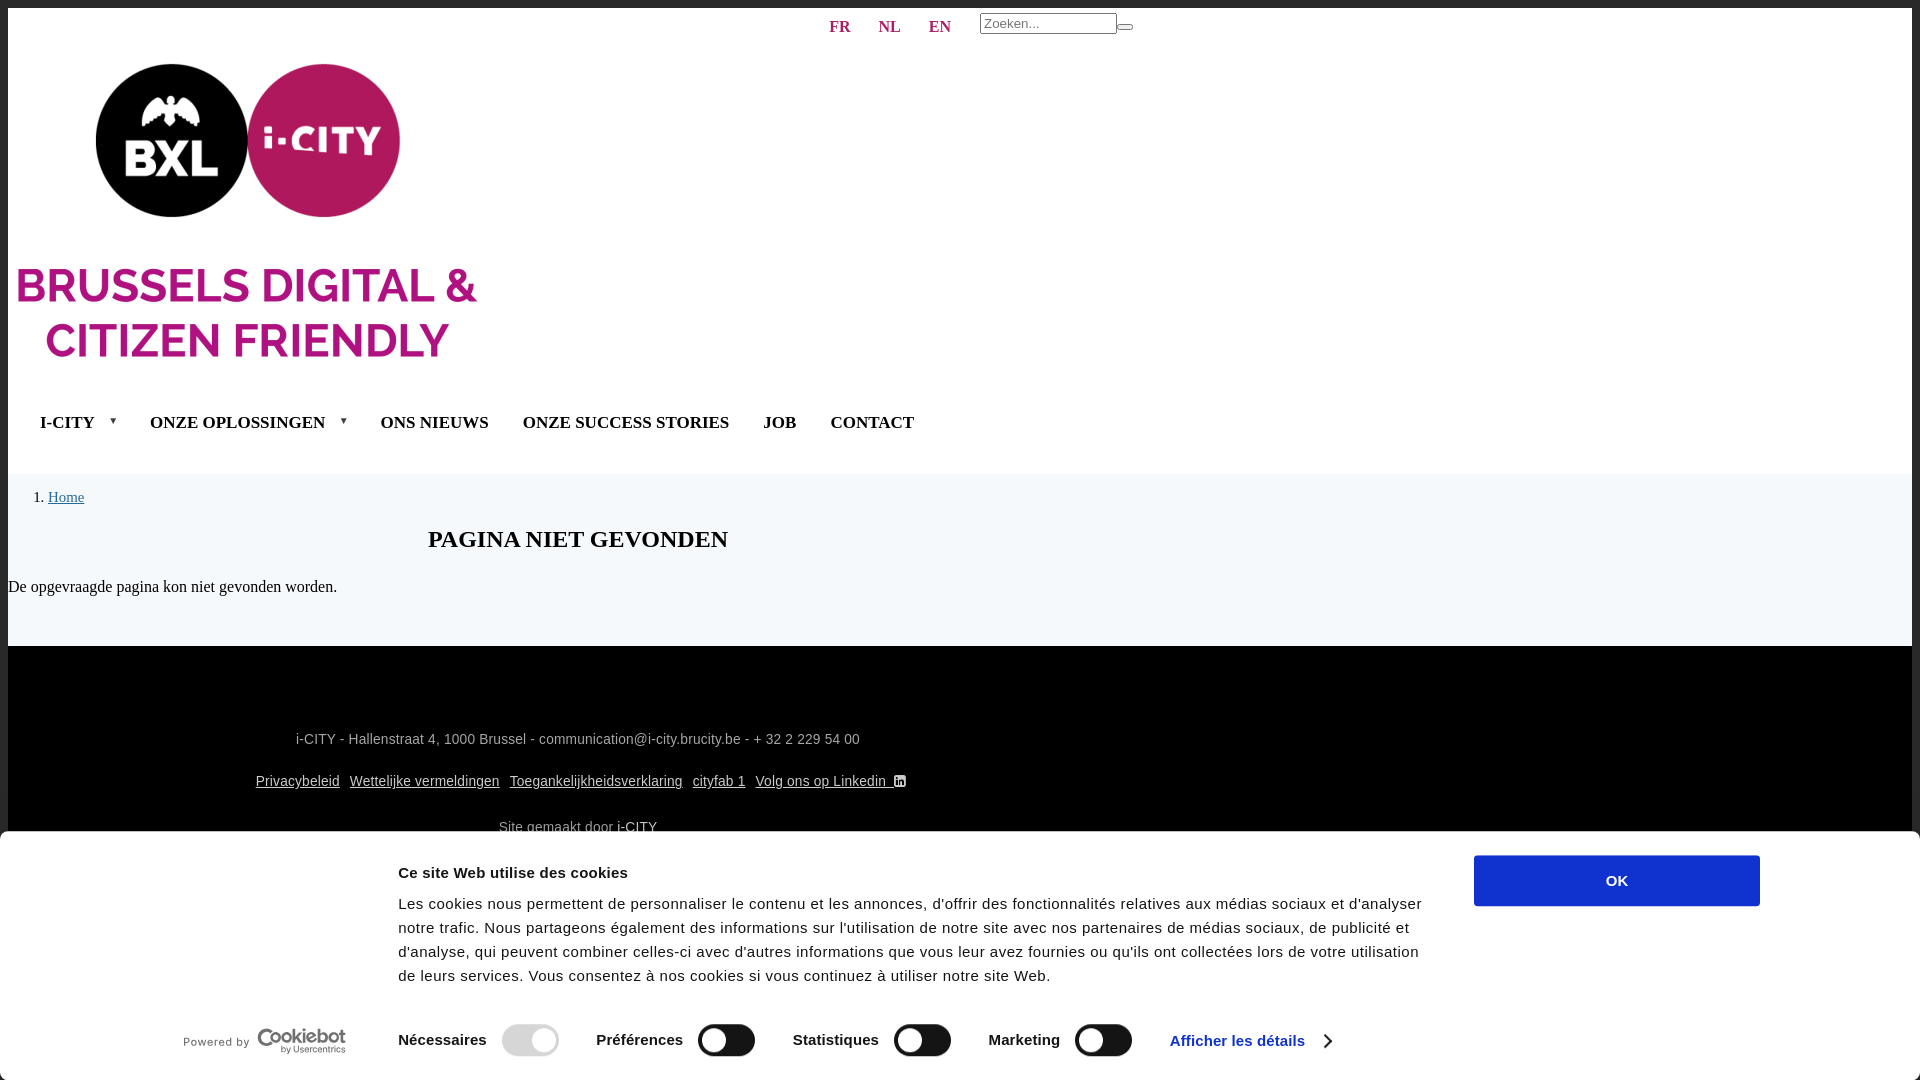 The width and height of the screenshot is (1920, 1080). What do you see at coordinates (888, 26) in the screenshot?
I see `'NL'` at bounding box center [888, 26].